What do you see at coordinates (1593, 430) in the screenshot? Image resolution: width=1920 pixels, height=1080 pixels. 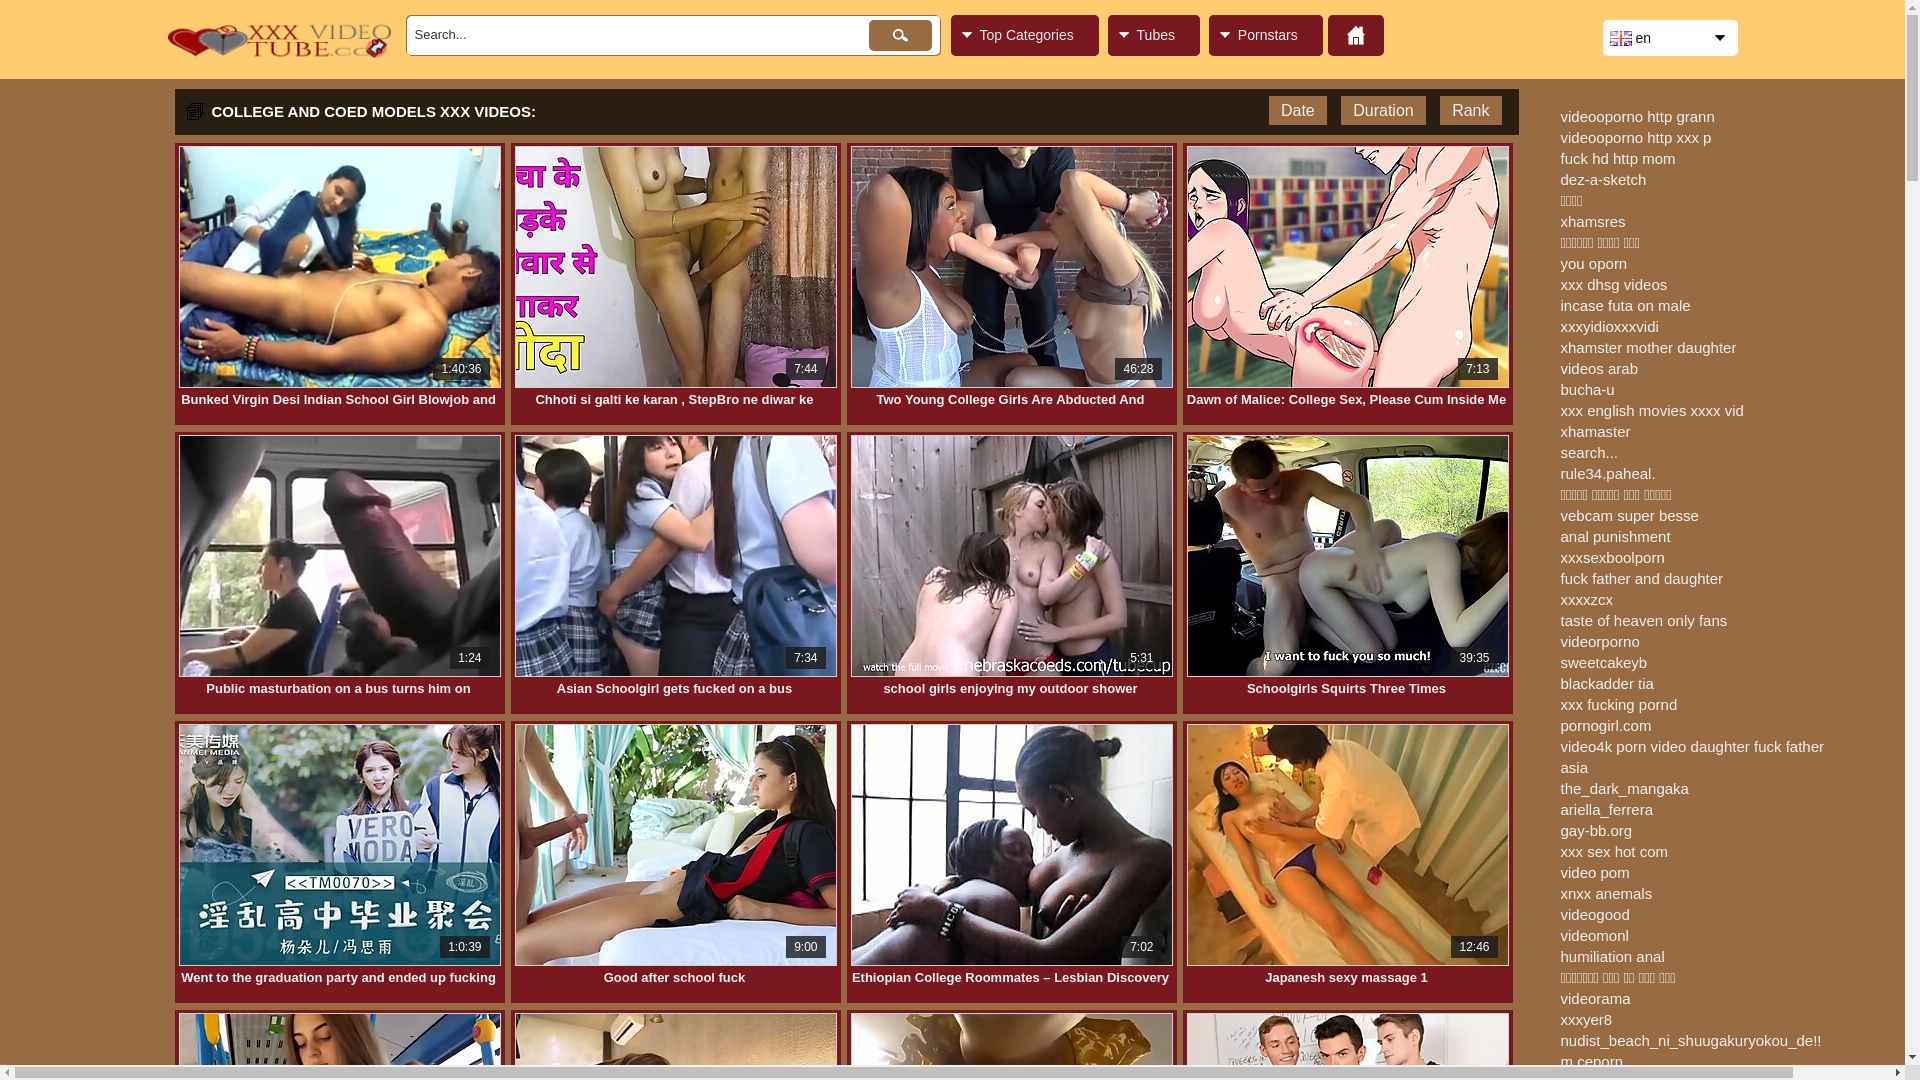 I see `'xhamaster'` at bounding box center [1593, 430].